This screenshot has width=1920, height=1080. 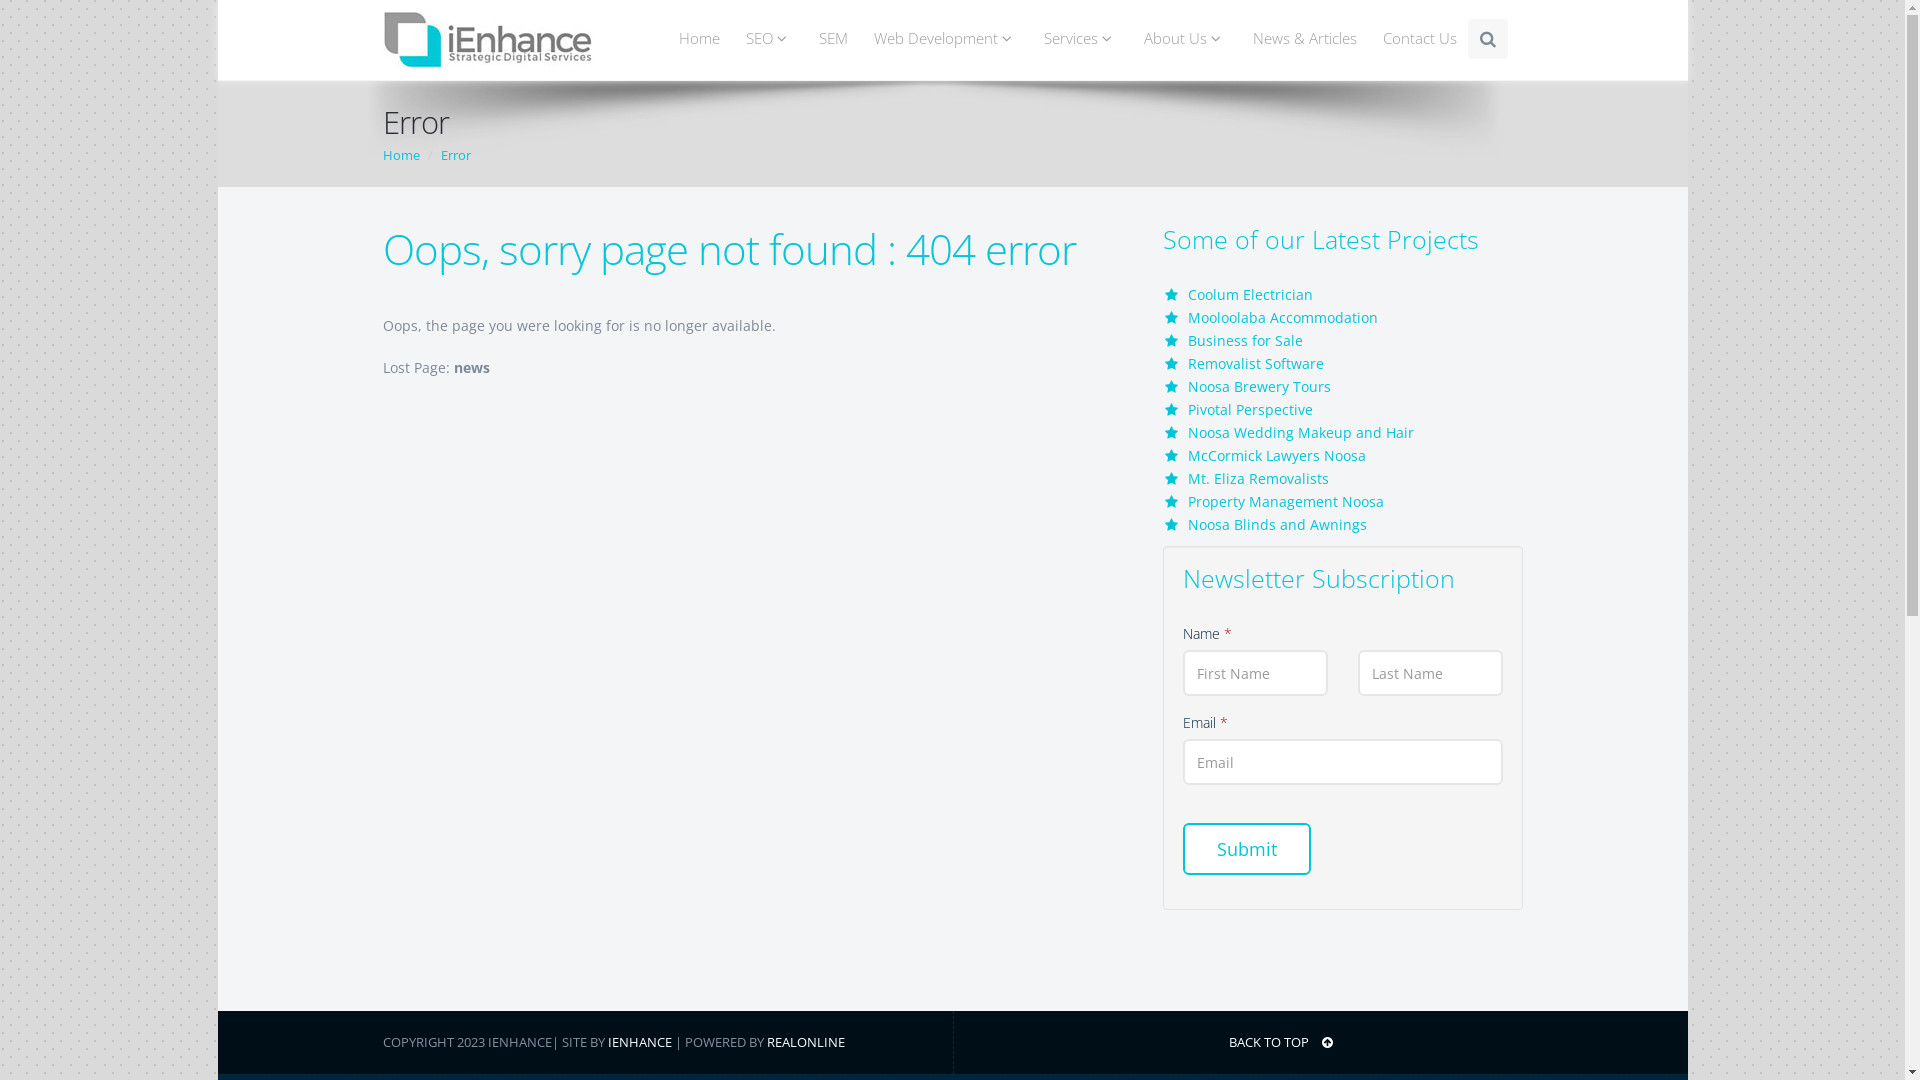 I want to click on 'Home', so click(x=400, y=153).